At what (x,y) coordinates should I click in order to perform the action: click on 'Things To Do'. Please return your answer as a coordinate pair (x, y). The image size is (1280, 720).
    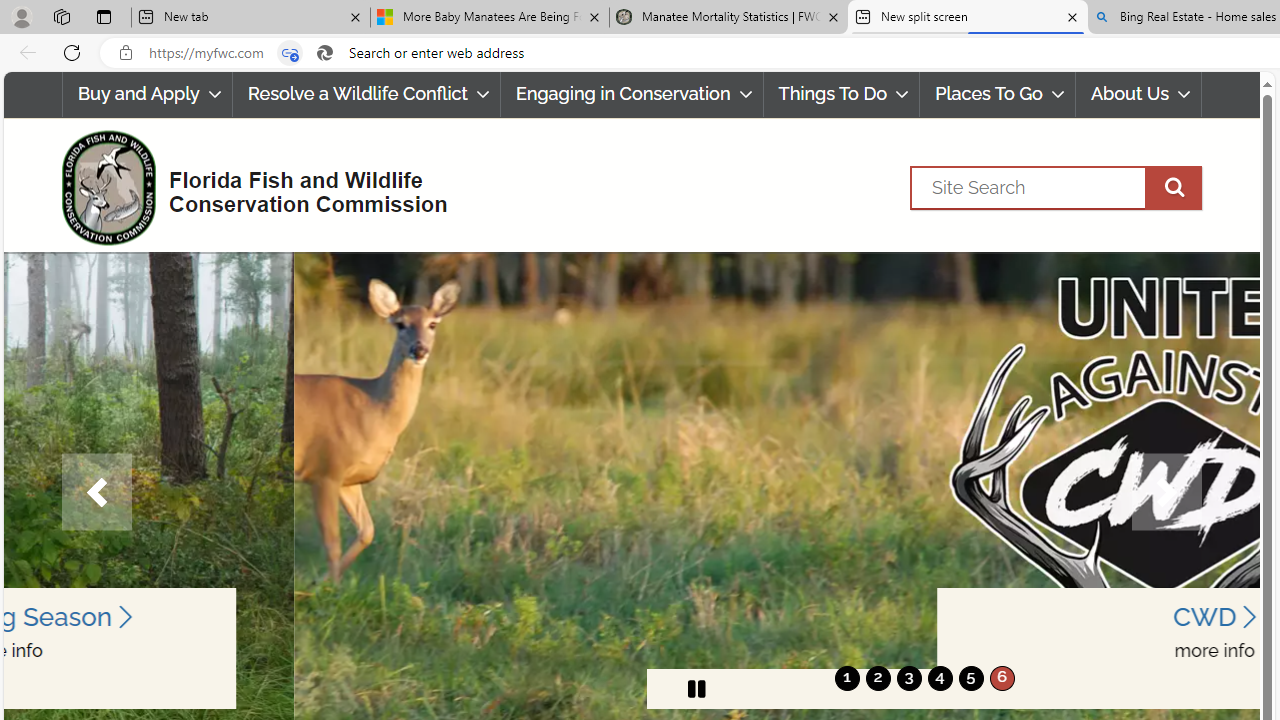
    Looking at the image, I should click on (841, 94).